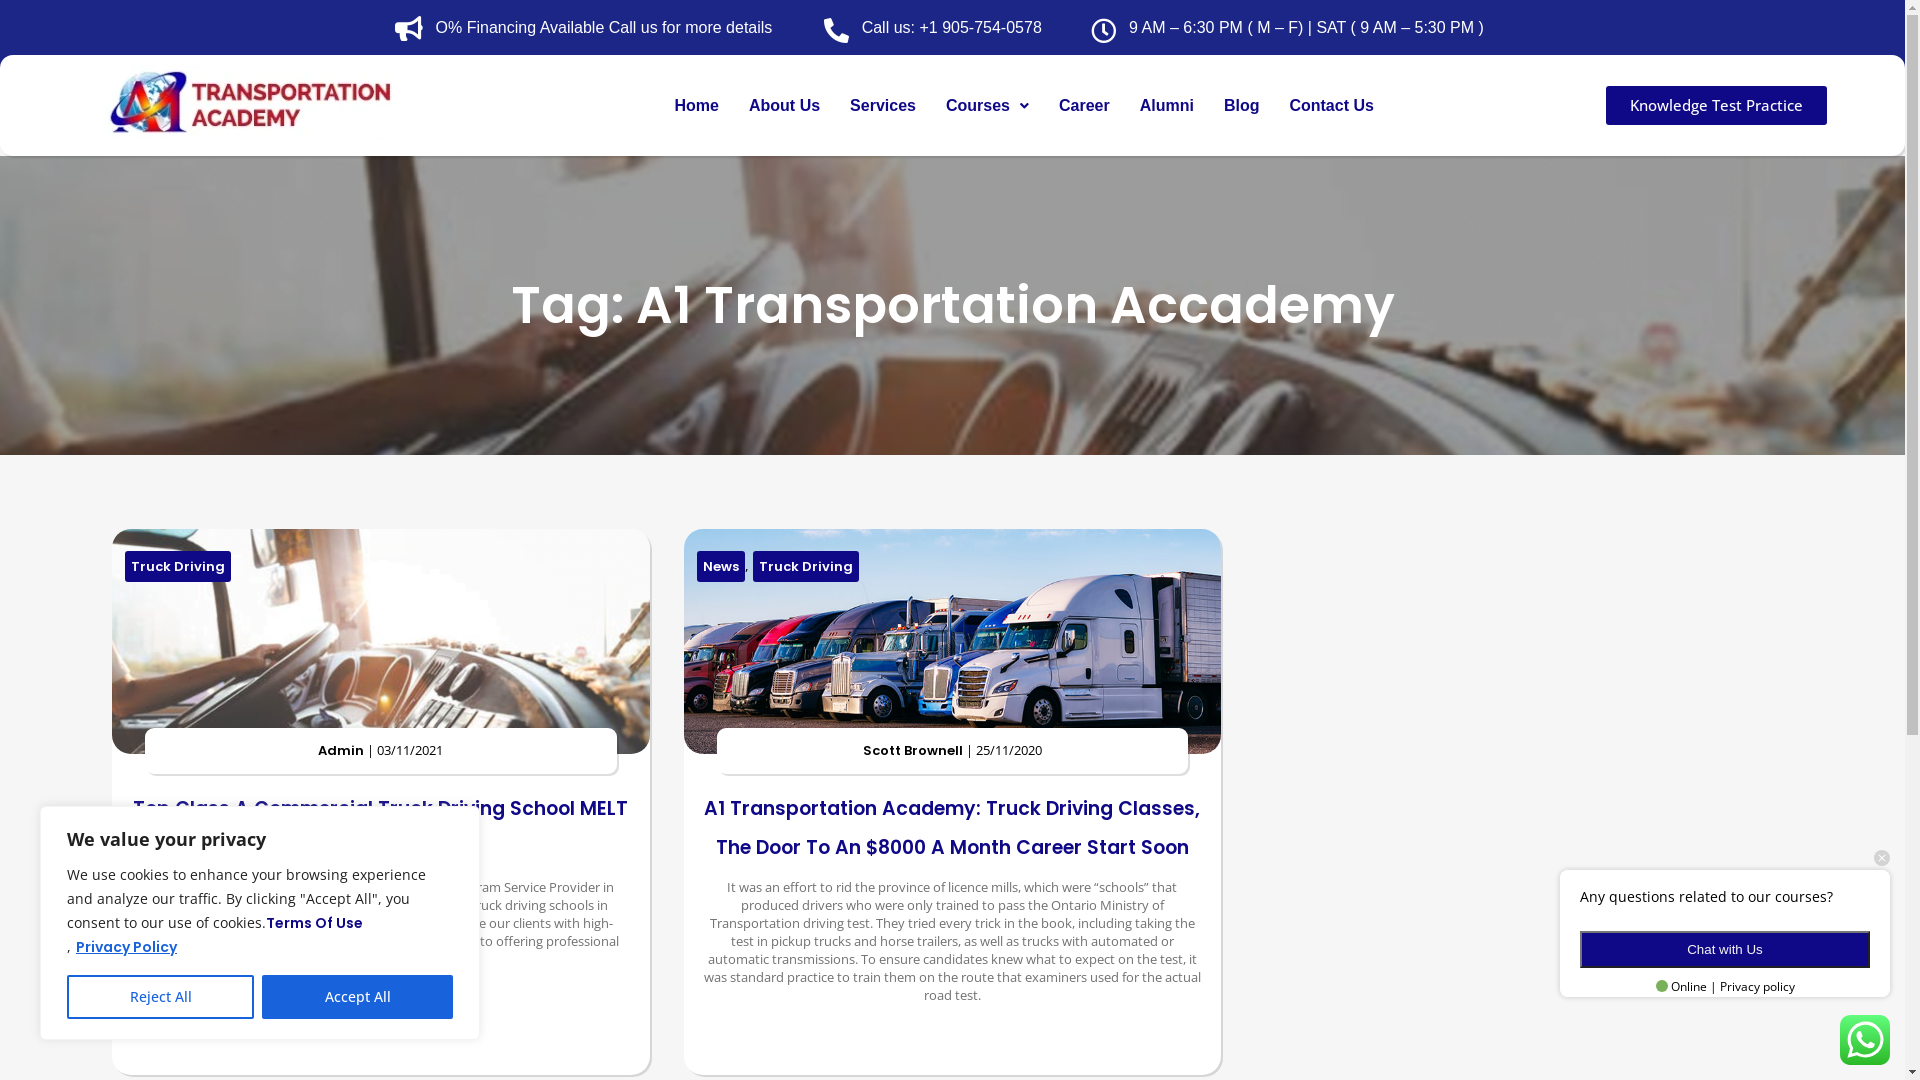 The height and width of the screenshot is (1080, 1920). I want to click on 'Home', so click(696, 104).